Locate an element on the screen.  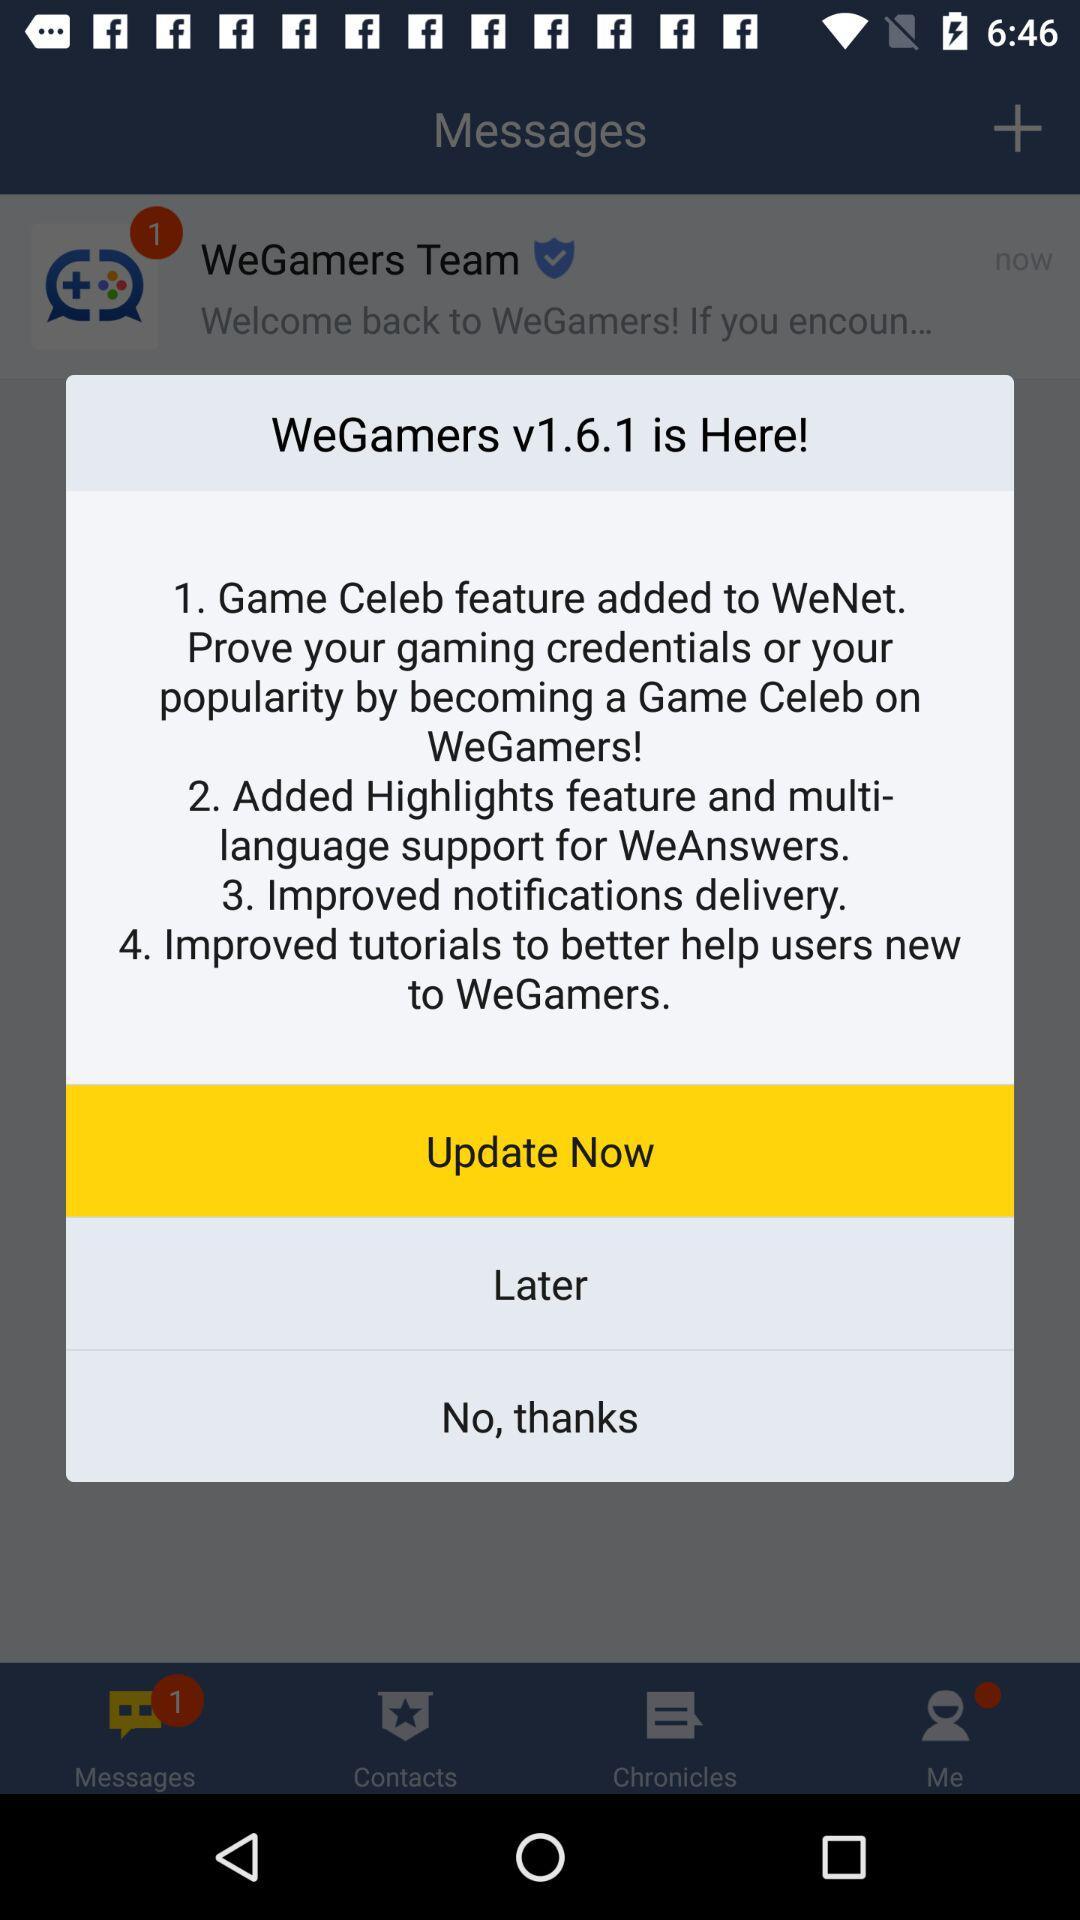
no, thanks app is located at coordinates (540, 1415).